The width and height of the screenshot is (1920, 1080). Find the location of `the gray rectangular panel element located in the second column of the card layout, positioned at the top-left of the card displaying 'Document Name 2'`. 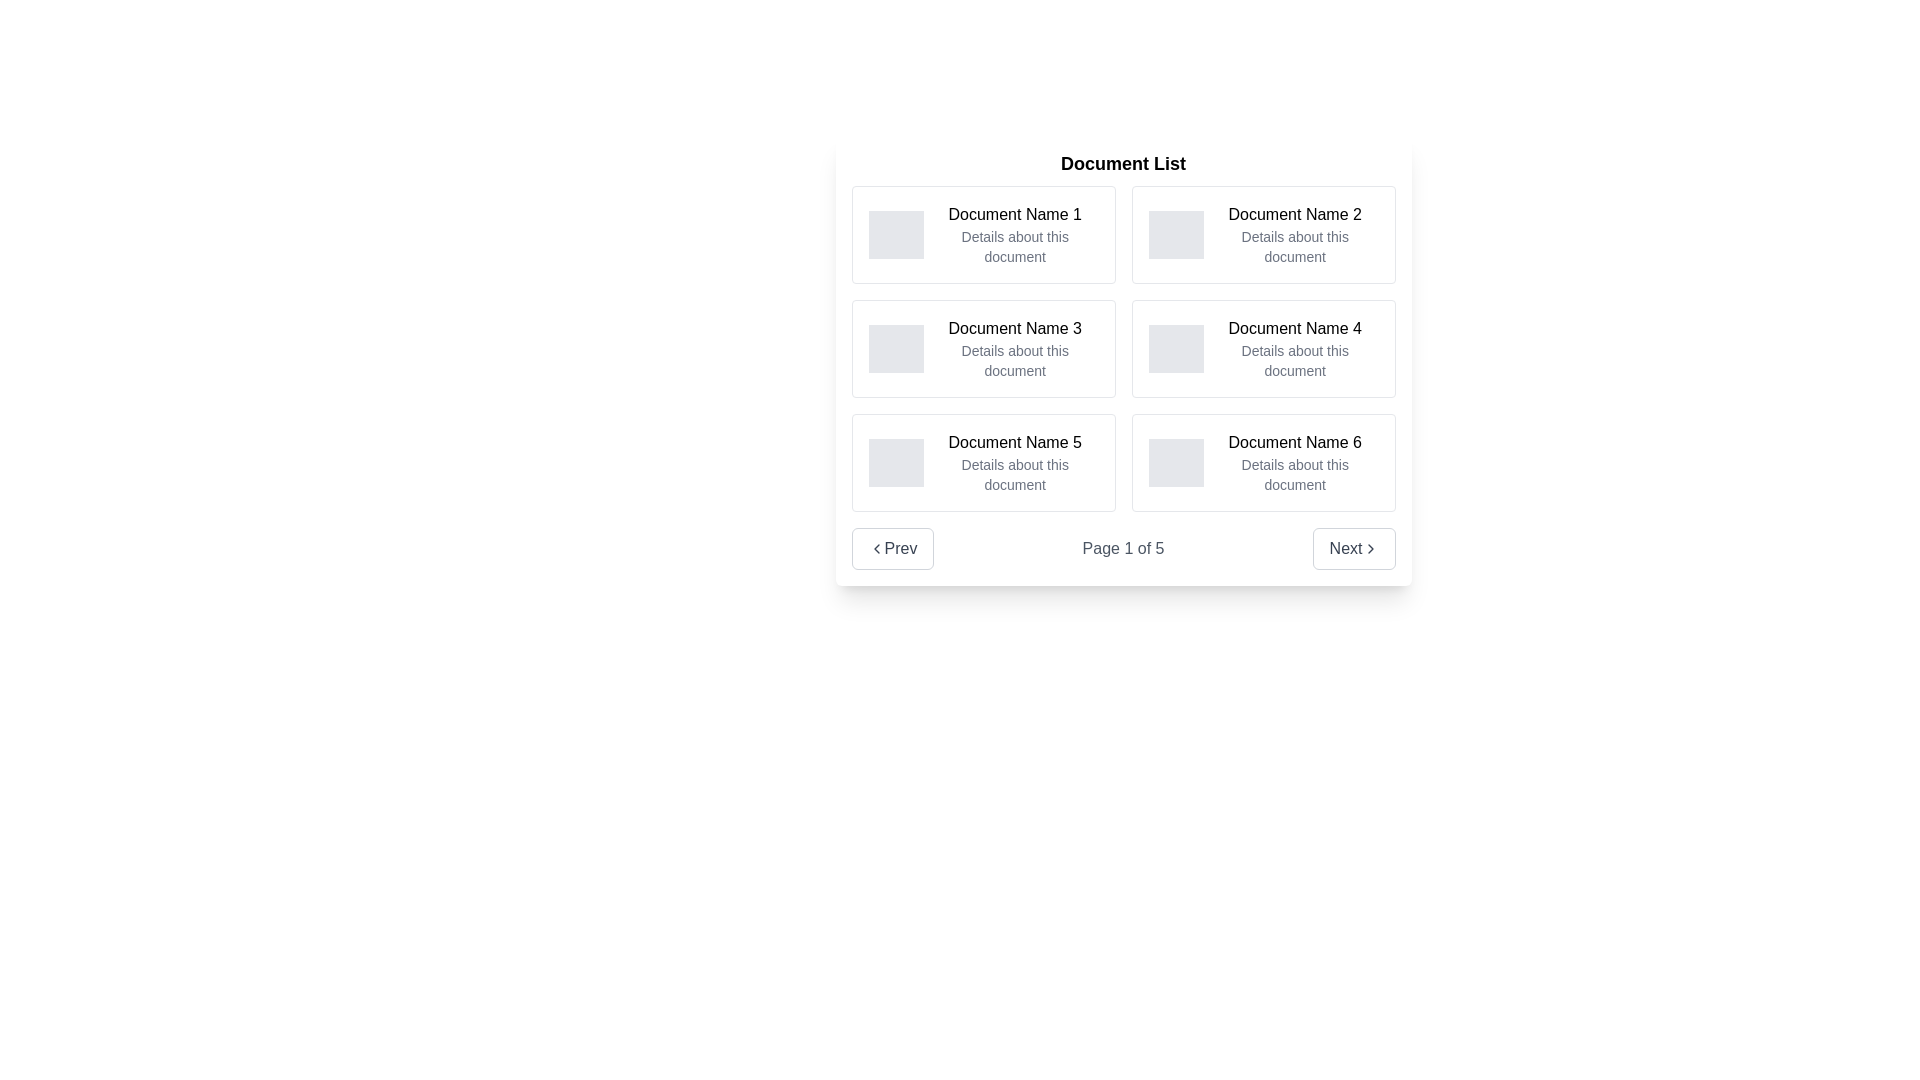

the gray rectangular panel element located in the second column of the card layout, positioned at the top-left of the card displaying 'Document Name 2' is located at coordinates (1176, 234).